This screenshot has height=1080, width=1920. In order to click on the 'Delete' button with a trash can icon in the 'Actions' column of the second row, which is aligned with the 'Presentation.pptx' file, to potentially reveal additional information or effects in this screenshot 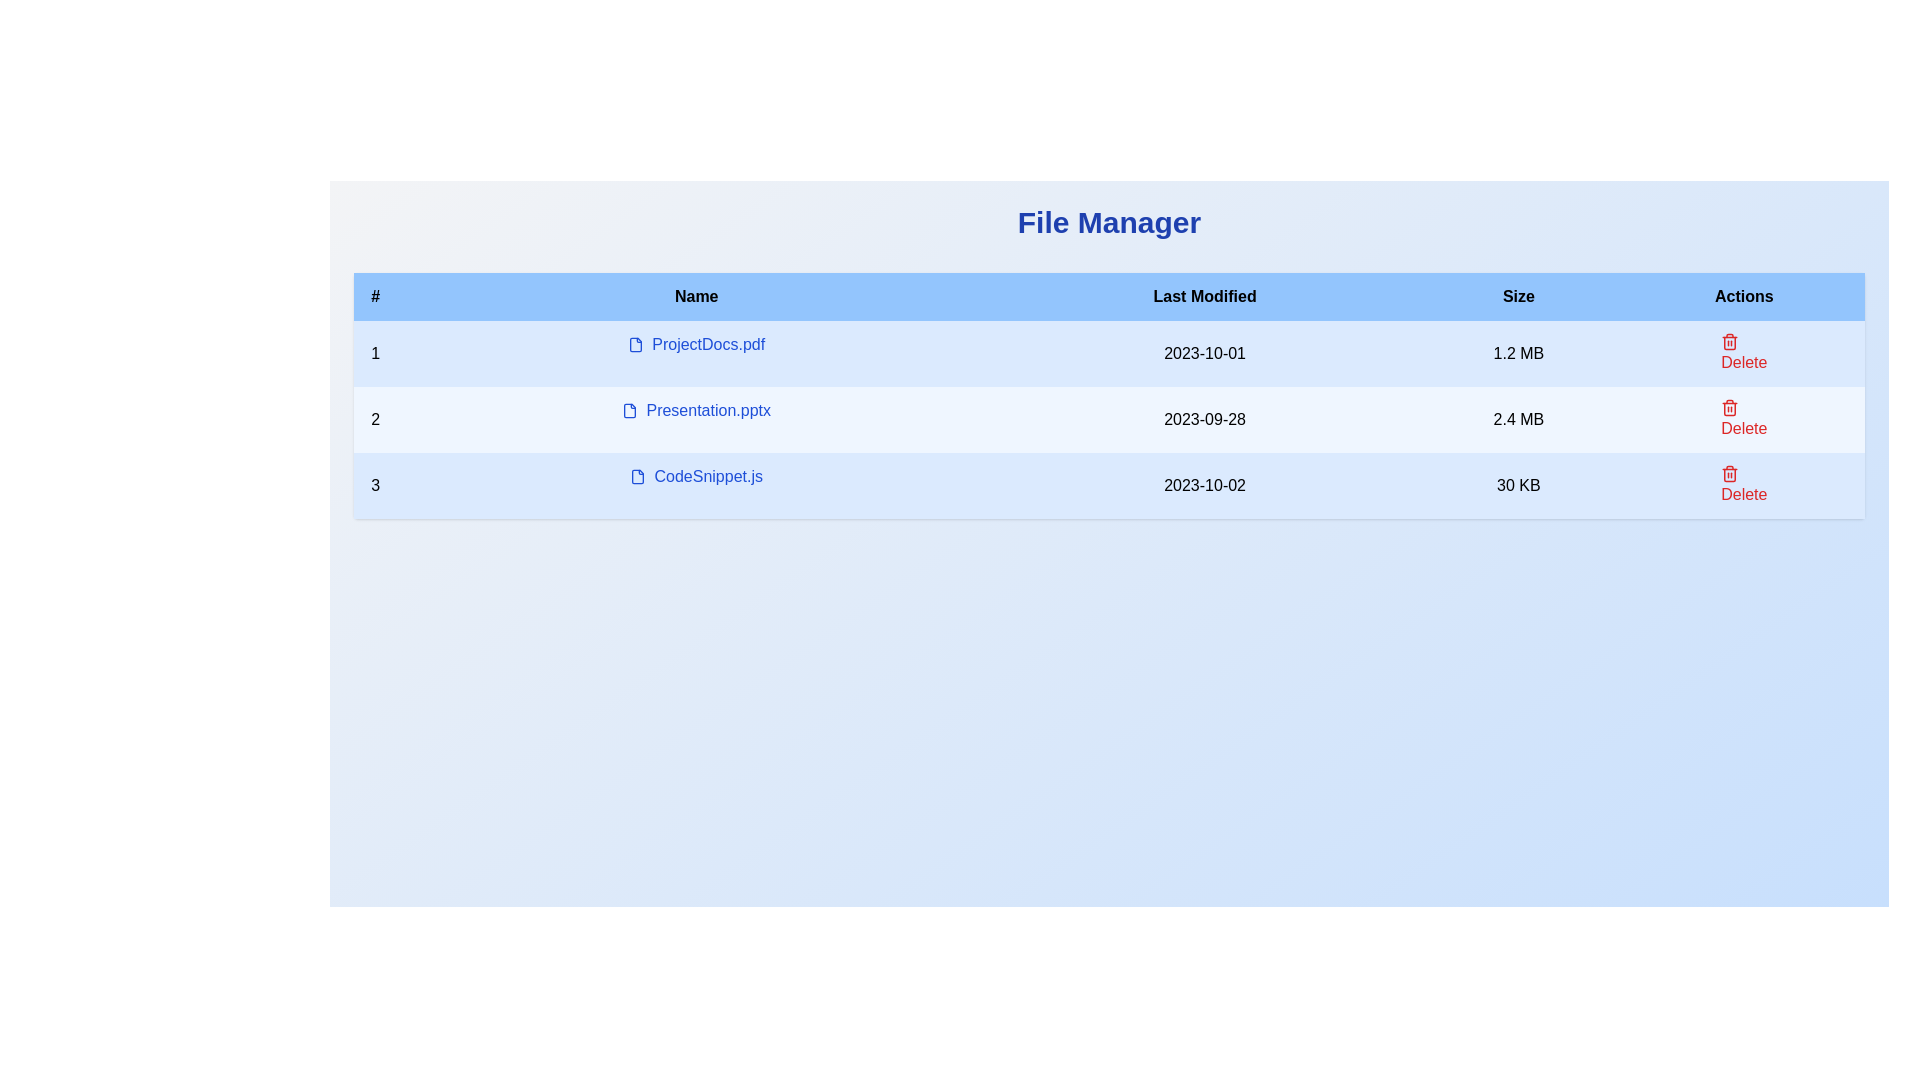, I will do `click(1743, 353)`.